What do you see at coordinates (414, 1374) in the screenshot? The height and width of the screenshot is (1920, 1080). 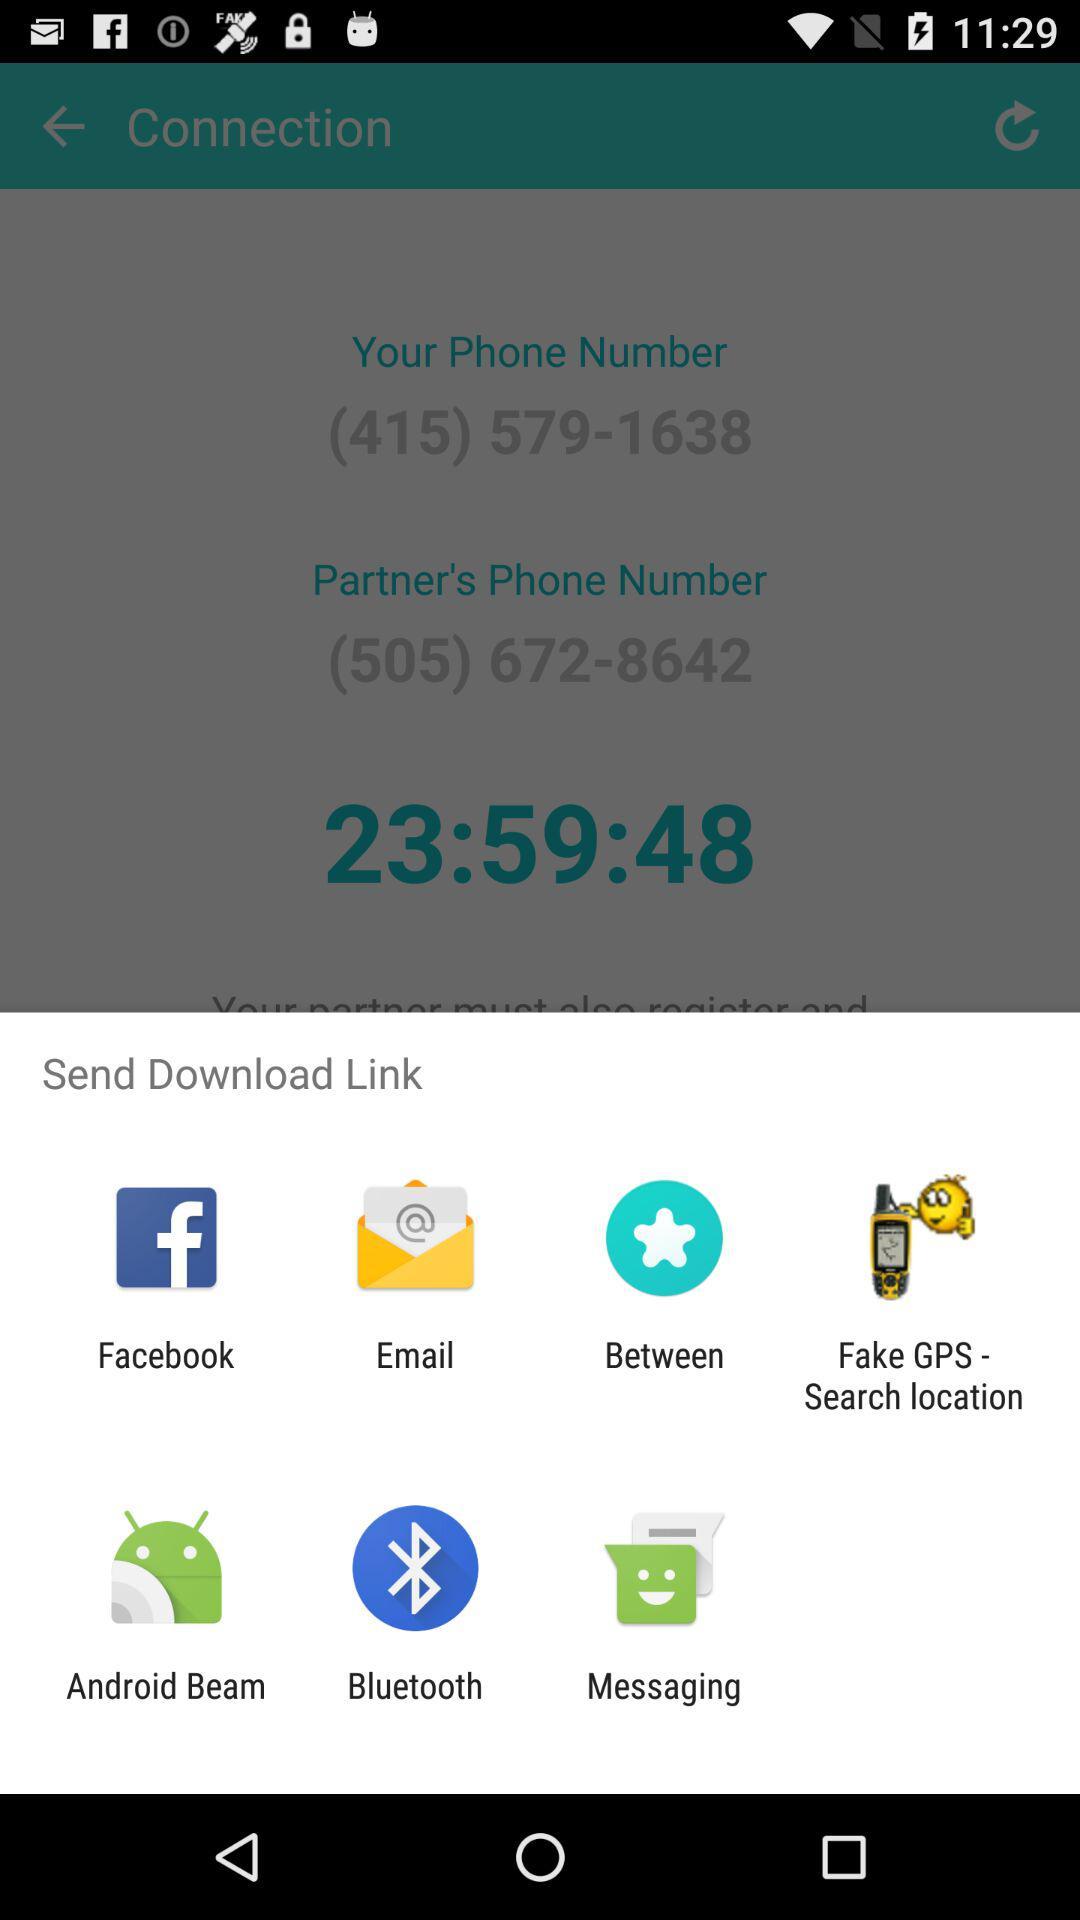 I see `the item to the left of the between item` at bounding box center [414, 1374].